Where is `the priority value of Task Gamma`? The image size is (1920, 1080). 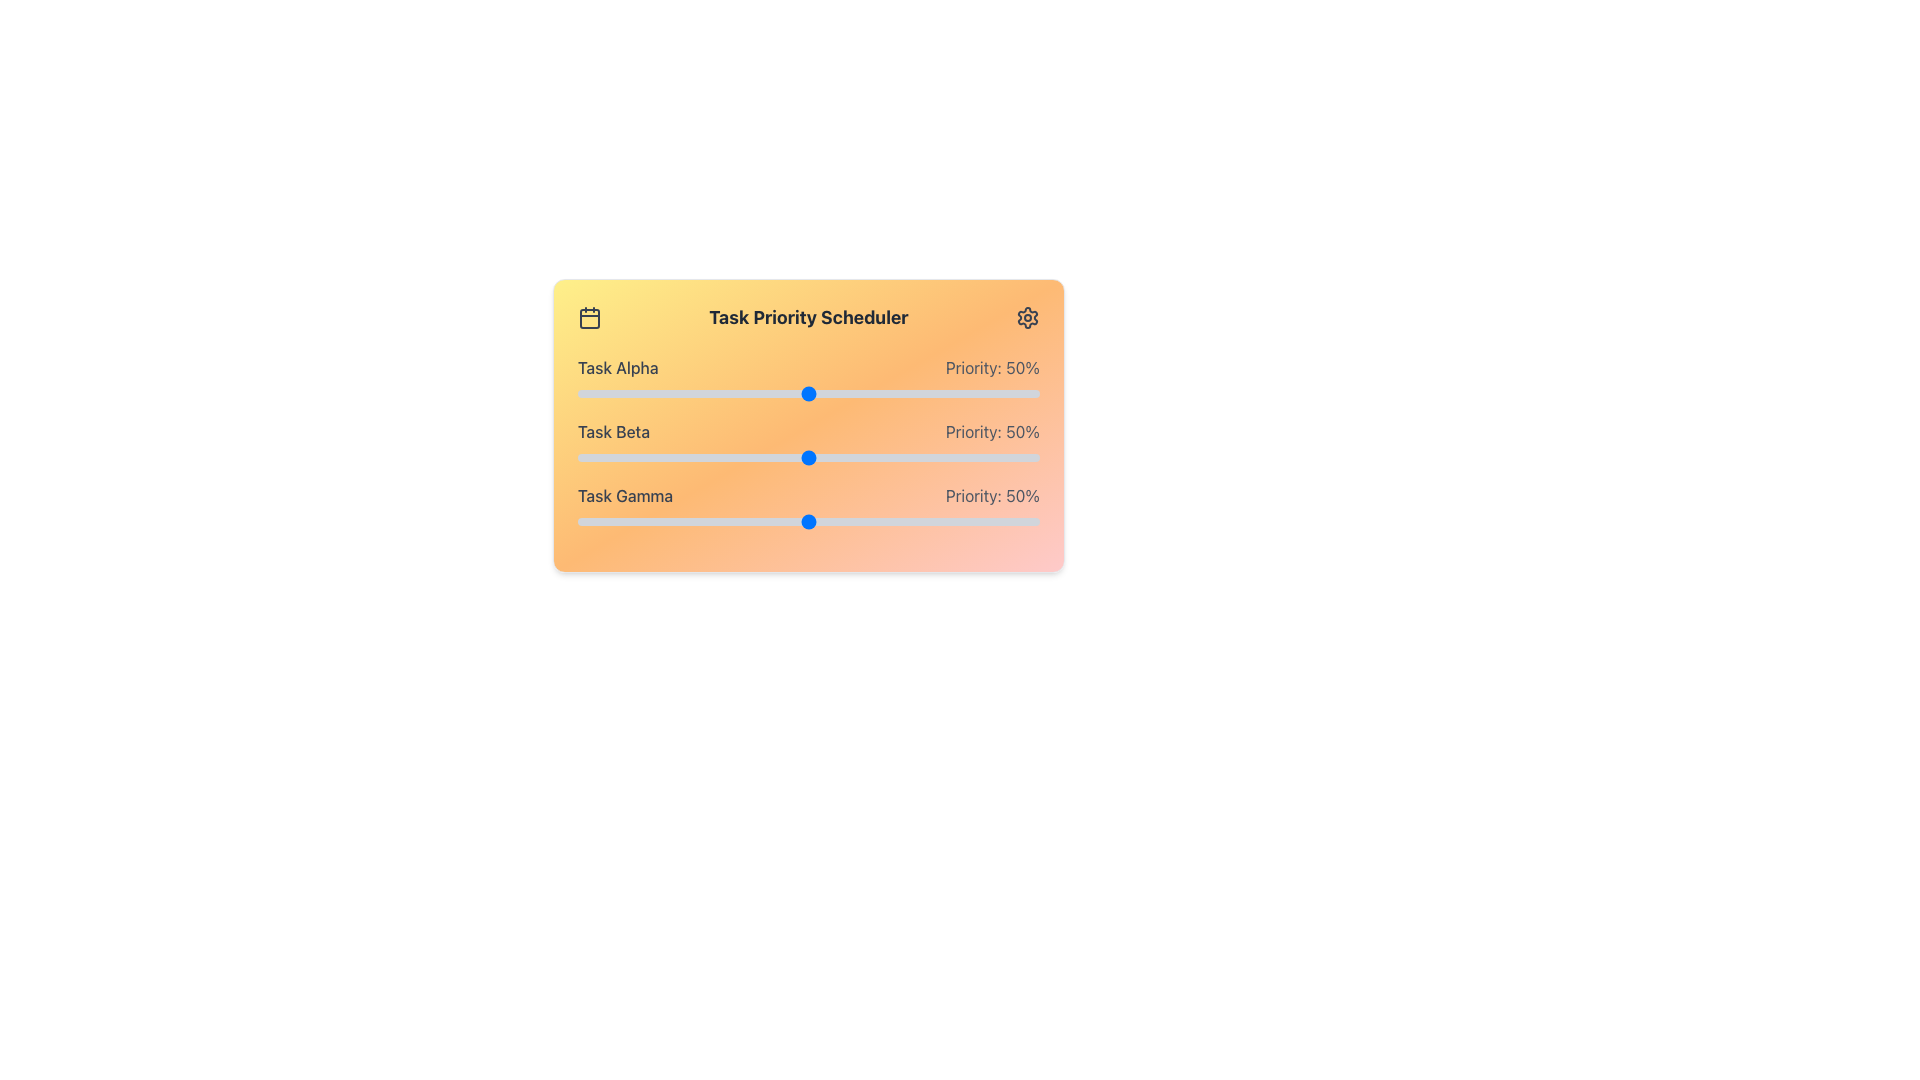
the priority value of Task Gamma is located at coordinates (1010, 495).